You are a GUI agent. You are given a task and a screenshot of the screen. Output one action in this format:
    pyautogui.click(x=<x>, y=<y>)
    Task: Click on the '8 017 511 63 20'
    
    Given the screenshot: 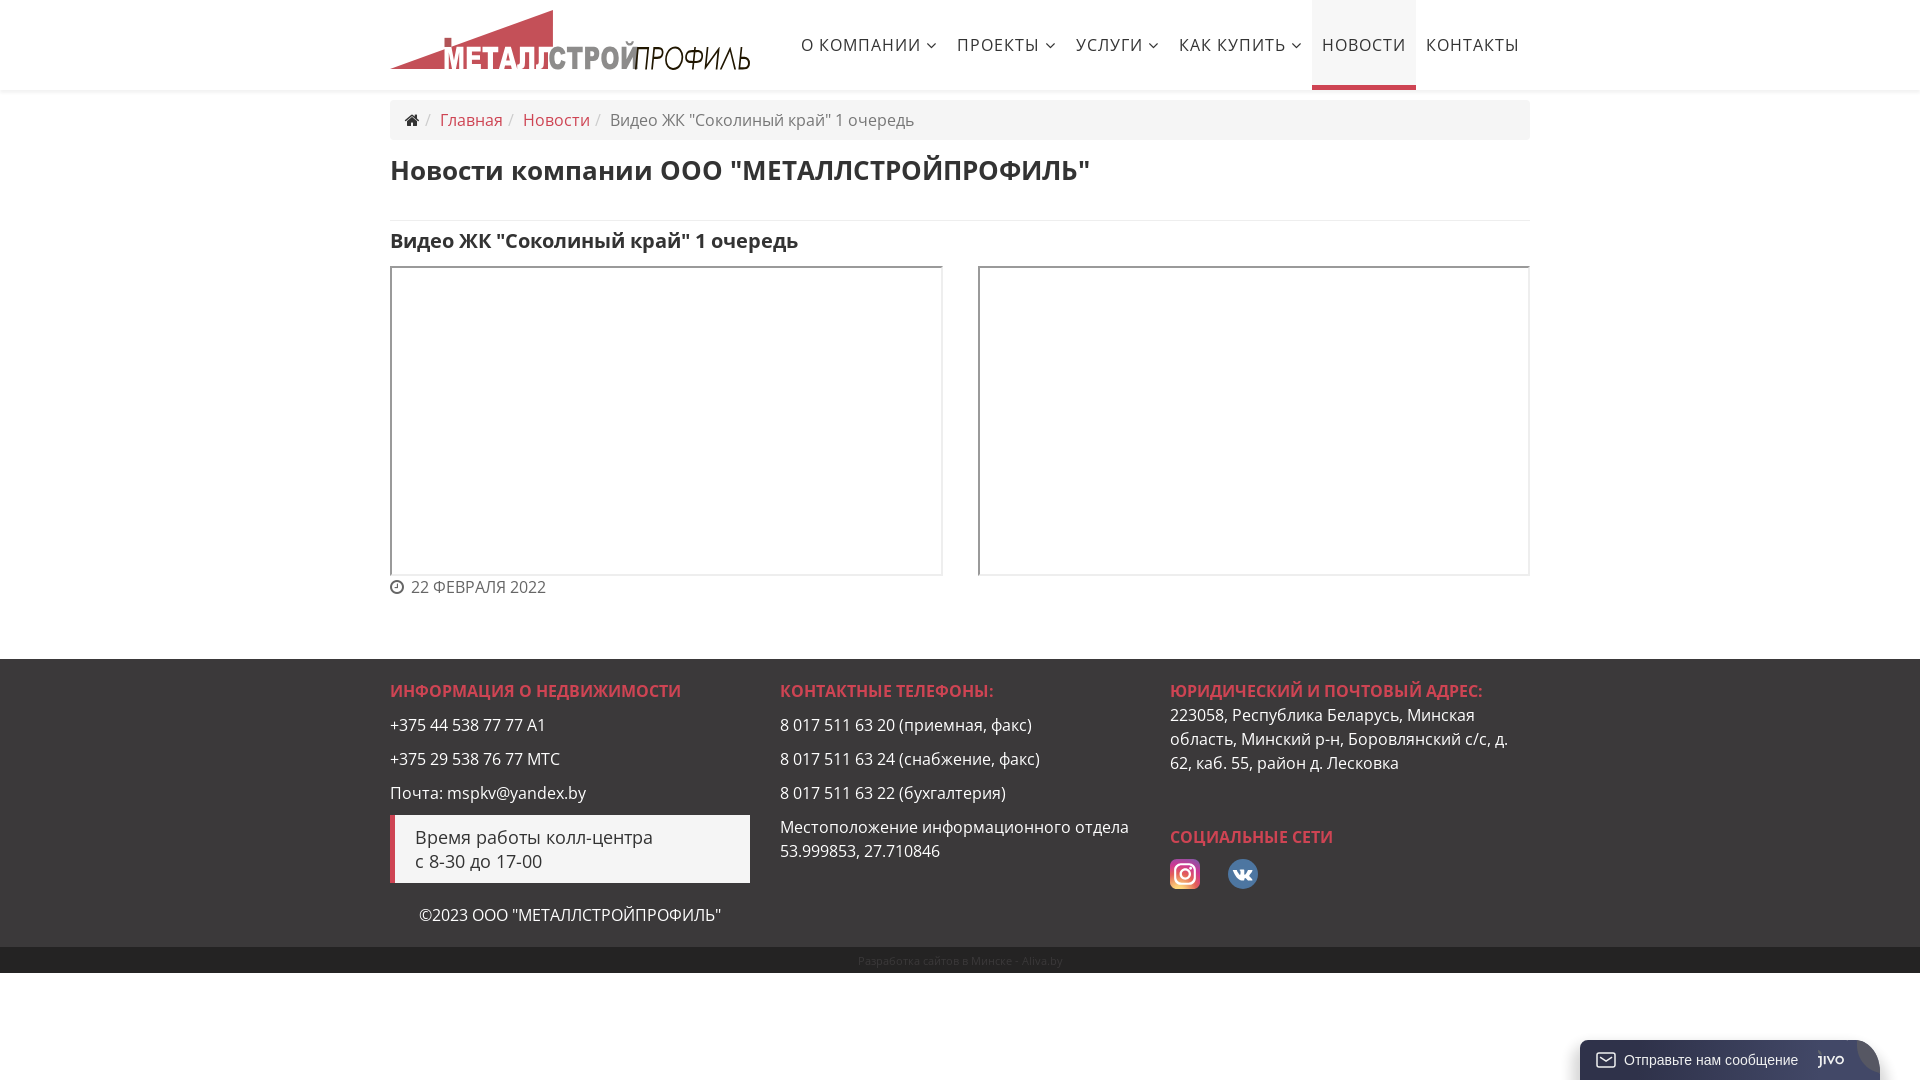 What is the action you would take?
    pyautogui.click(x=837, y=725)
    